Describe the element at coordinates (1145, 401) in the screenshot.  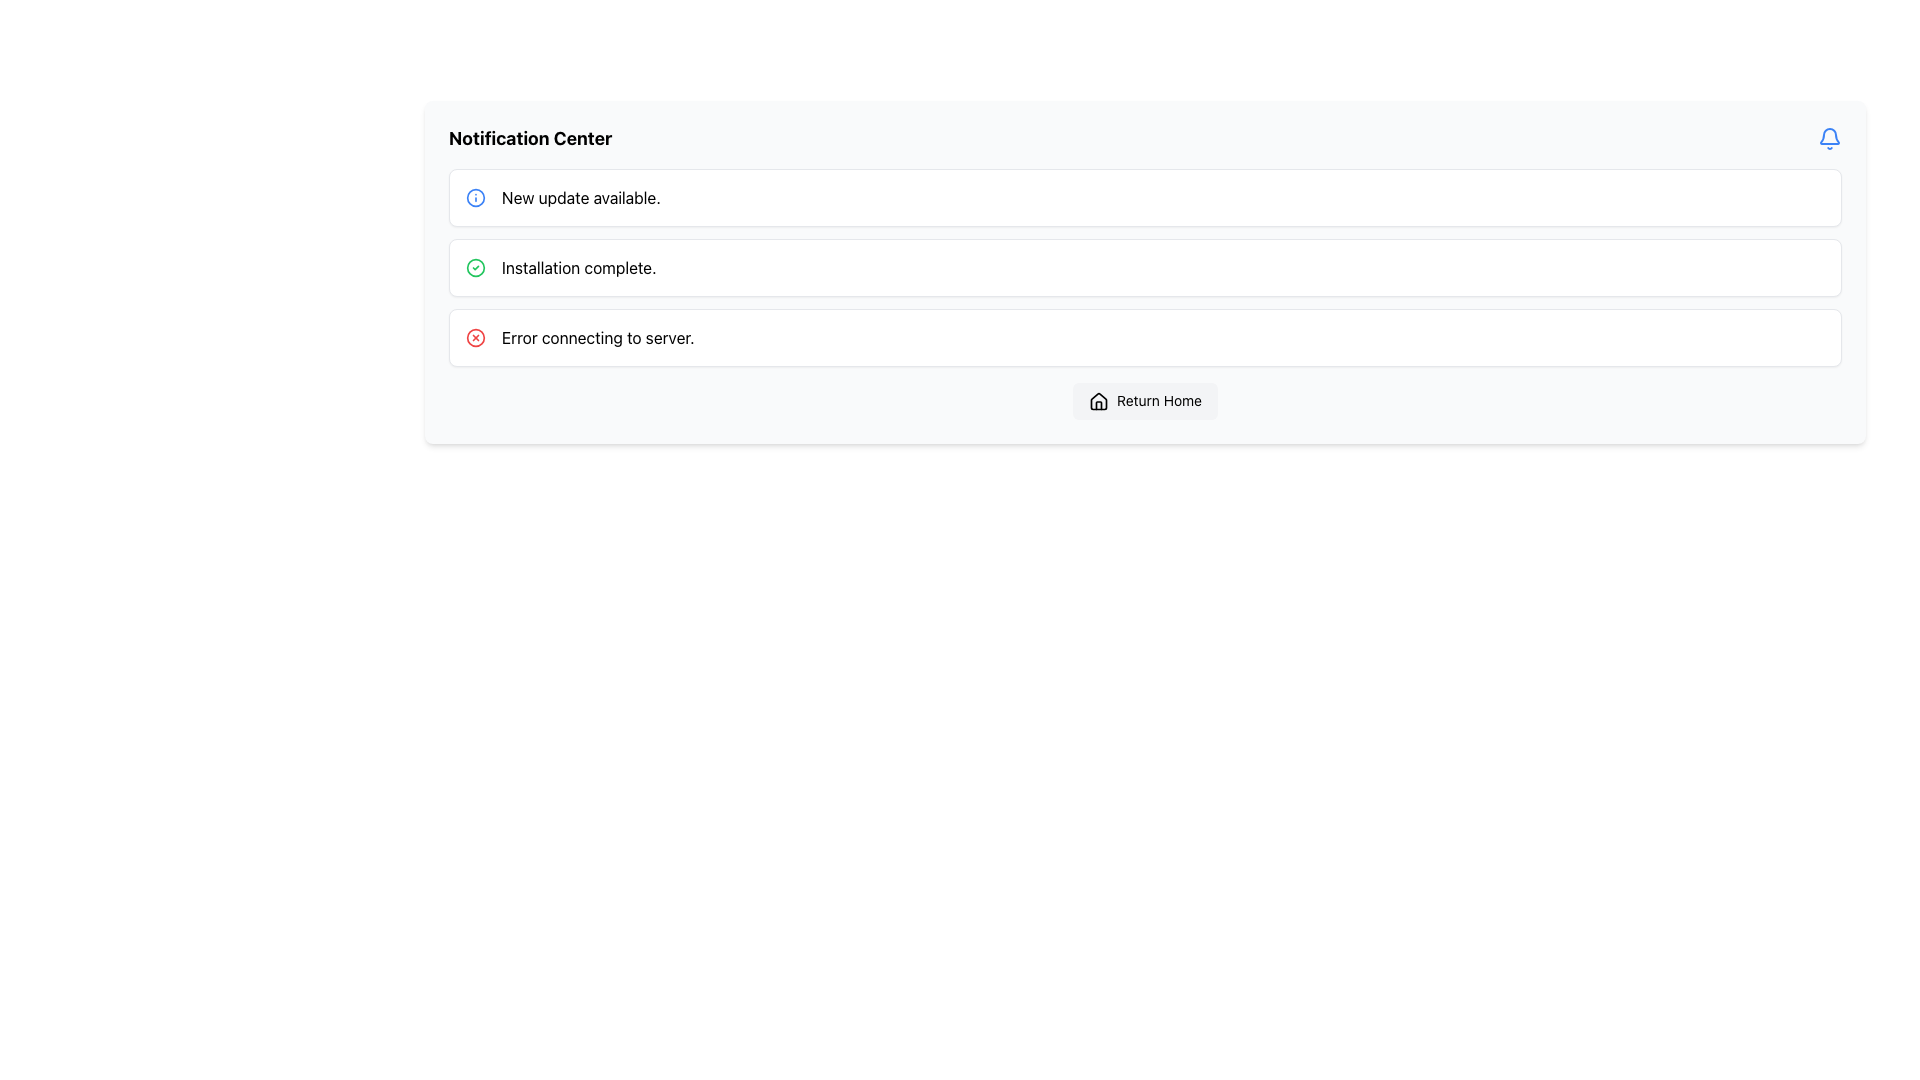
I see `the interactive button located at the center of the main notification card` at that location.